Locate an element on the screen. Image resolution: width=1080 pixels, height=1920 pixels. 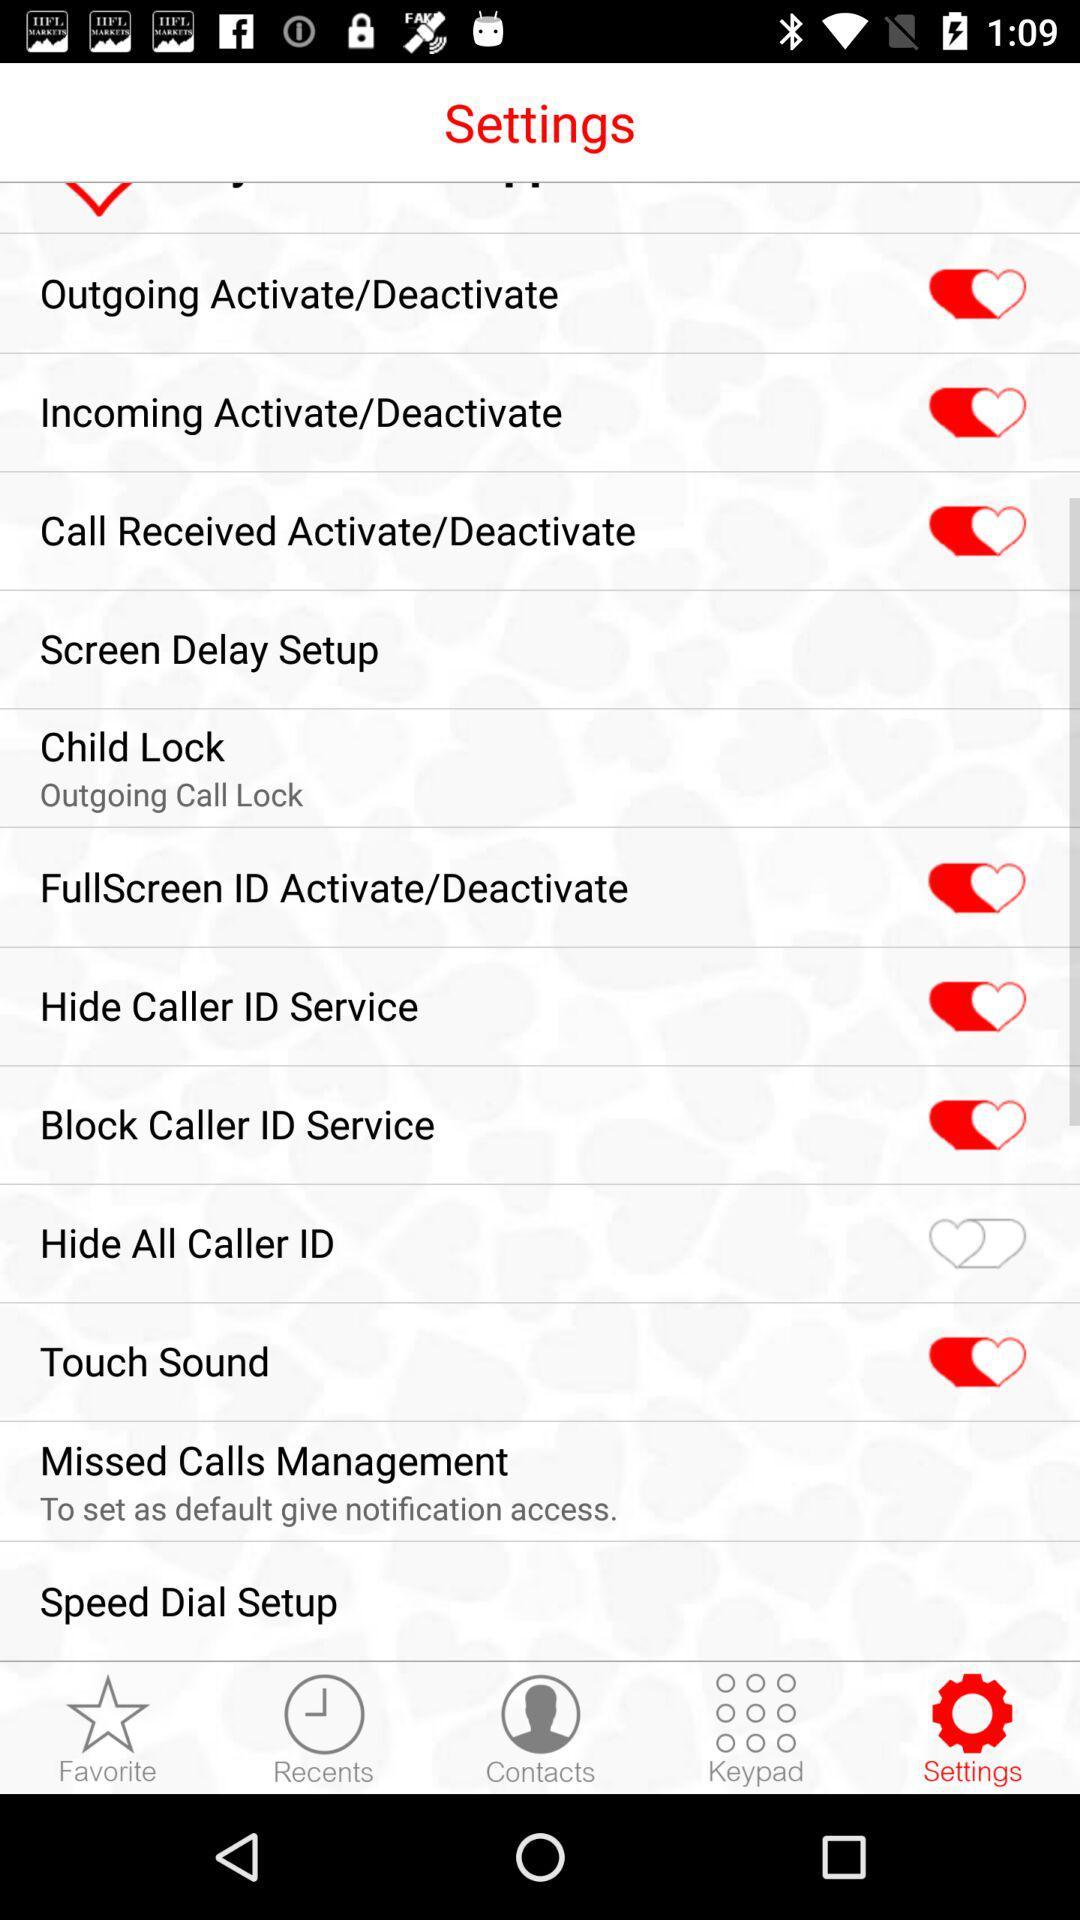
the favorite icon is located at coordinates (973, 887).